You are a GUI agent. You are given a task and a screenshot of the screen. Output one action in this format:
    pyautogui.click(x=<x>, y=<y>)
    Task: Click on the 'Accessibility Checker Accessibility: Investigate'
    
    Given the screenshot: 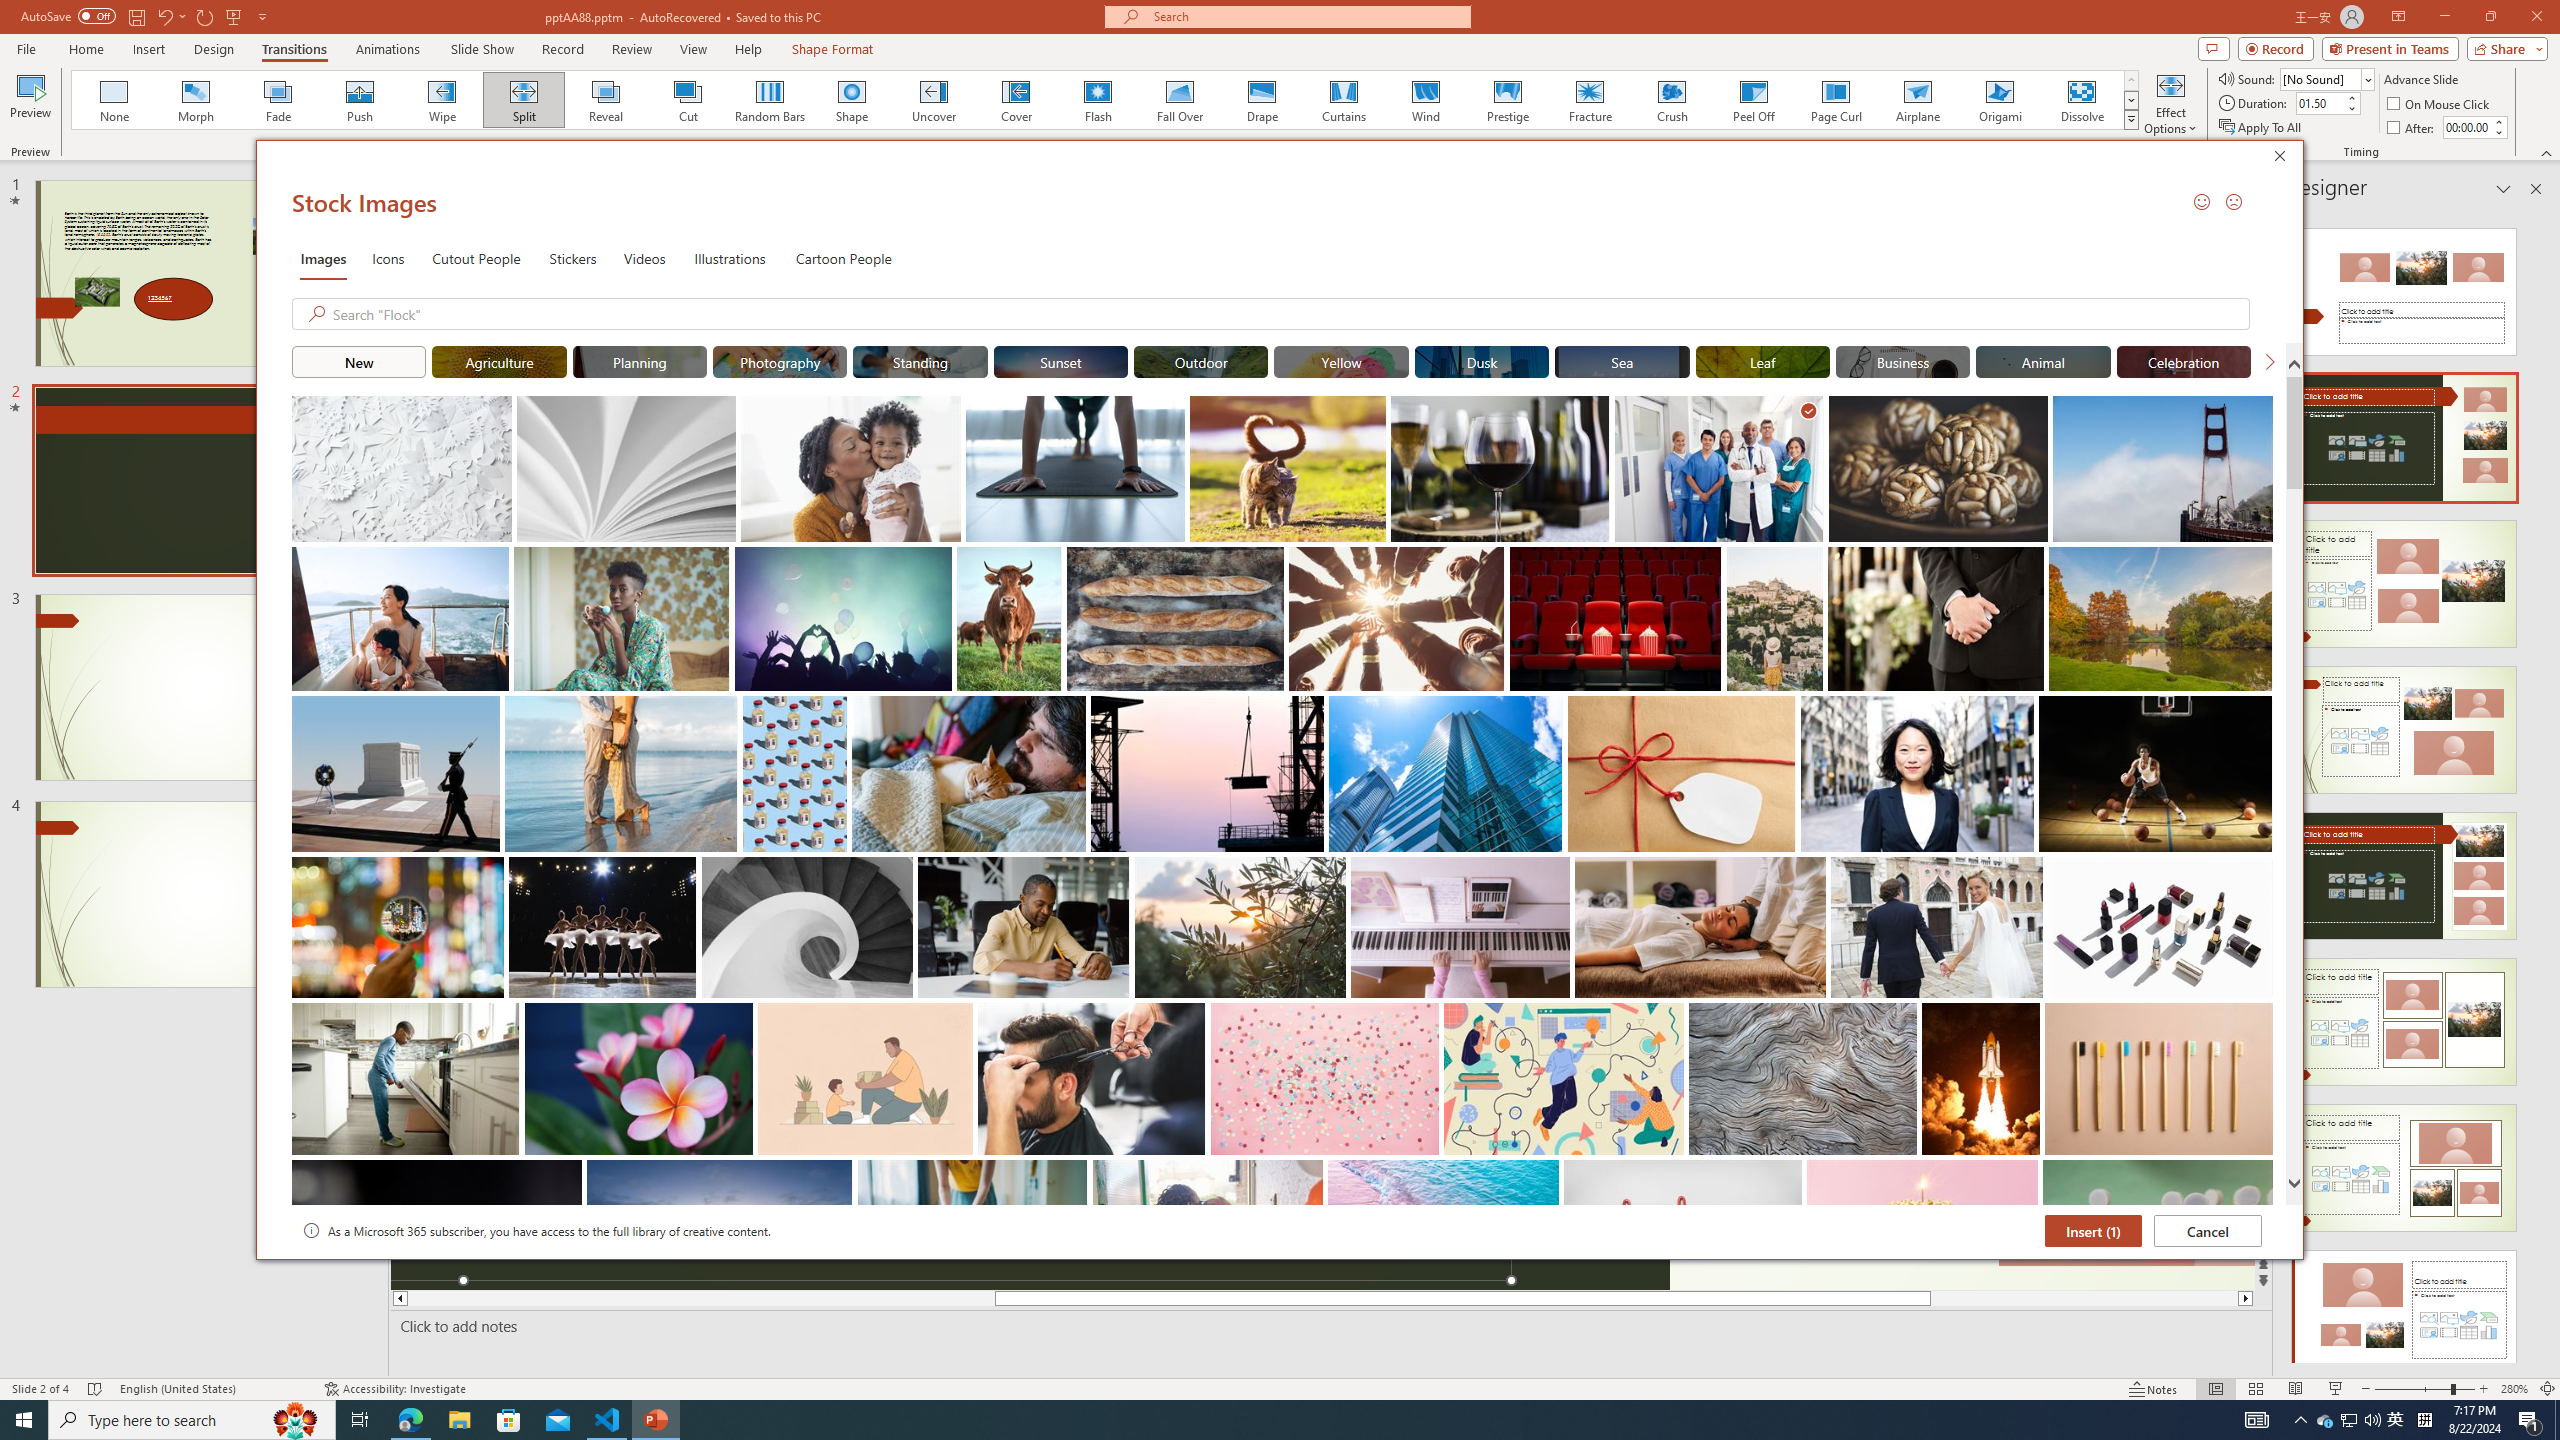 What is the action you would take?
    pyautogui.click(x=395, y=1389)
    